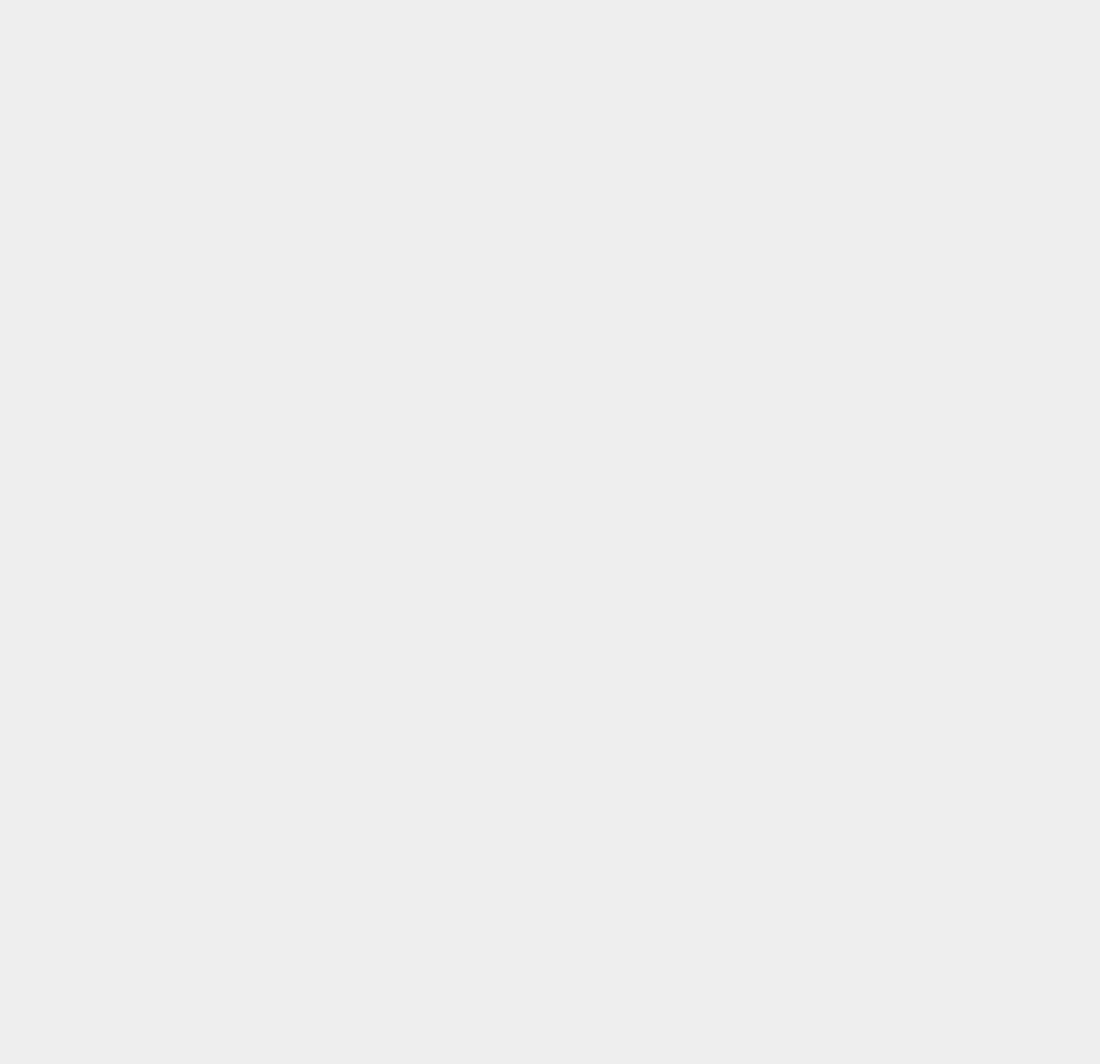 The height and width of the screenshot is (1064, 1100). I want to click on 'Nokia Lumia', so click(816, 356).